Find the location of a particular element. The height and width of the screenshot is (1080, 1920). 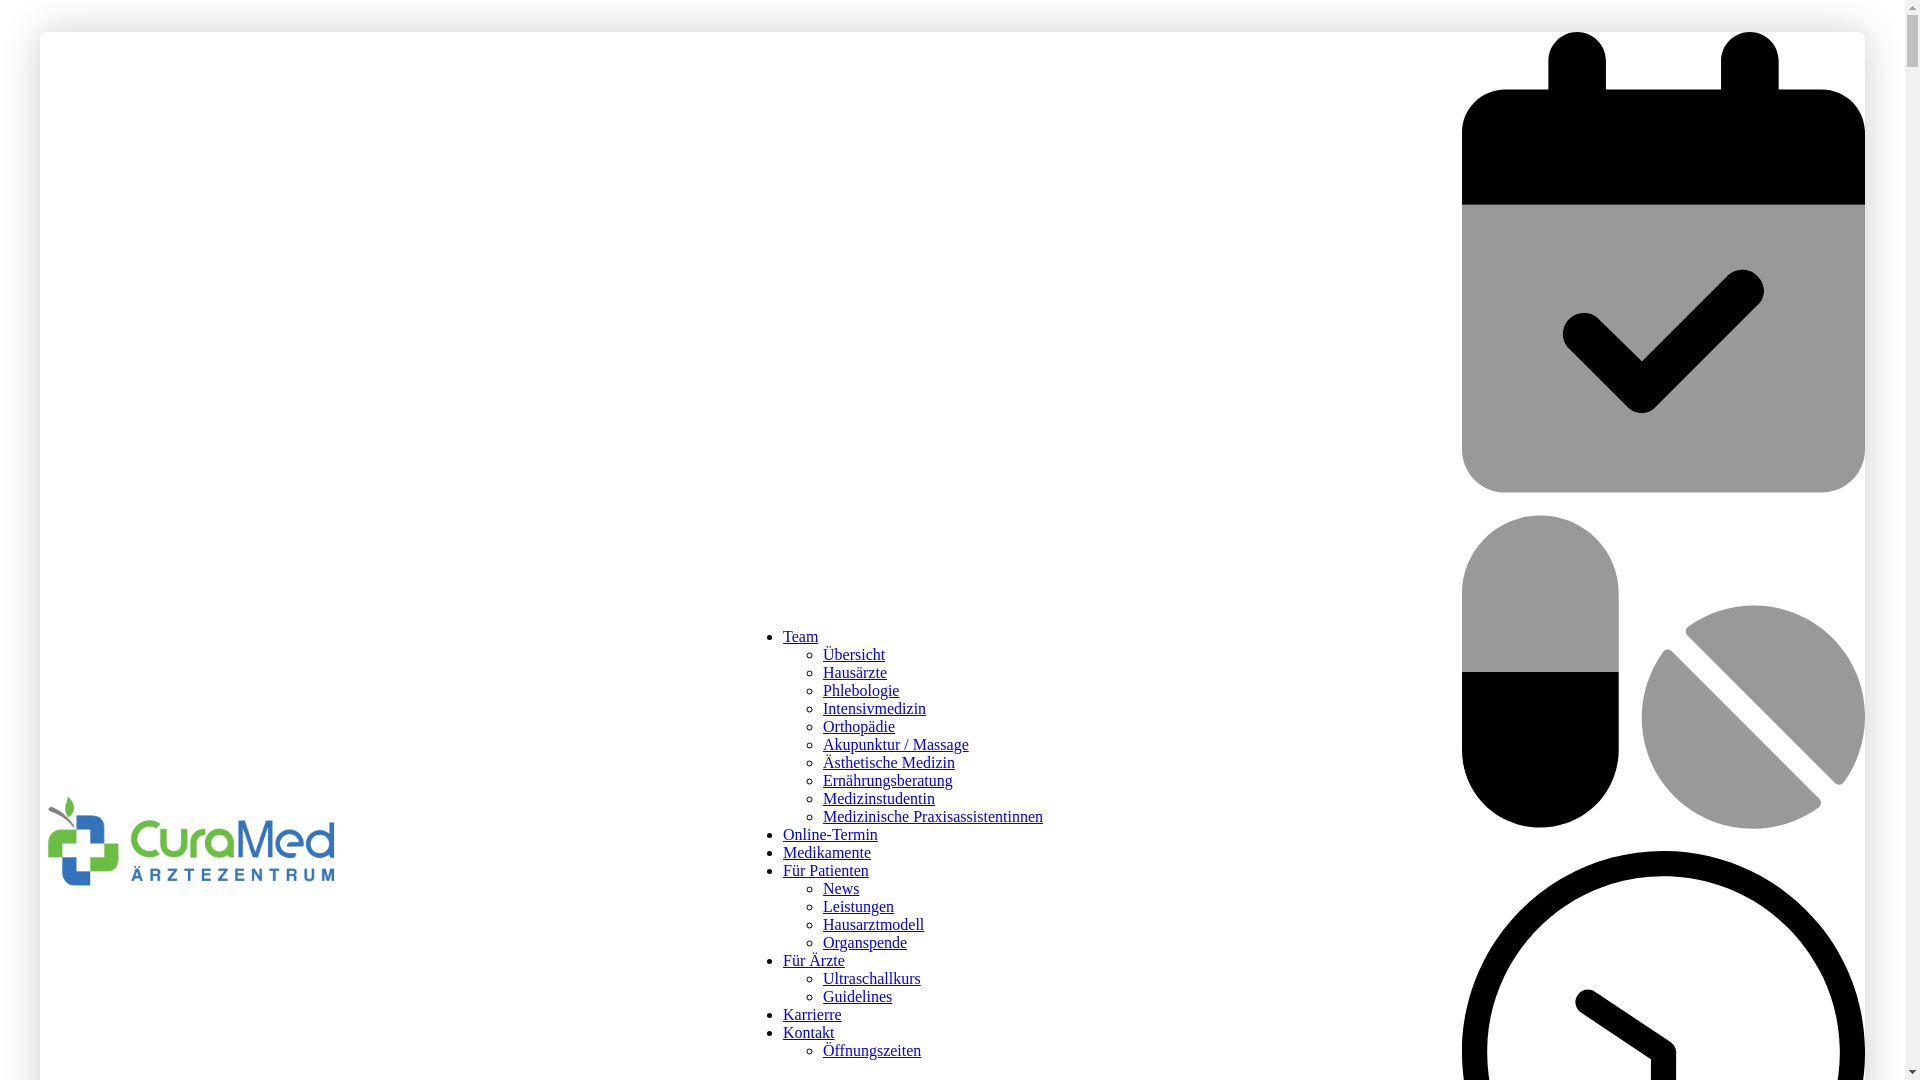

'Karrierre' is located at coordinates (781, 1014).